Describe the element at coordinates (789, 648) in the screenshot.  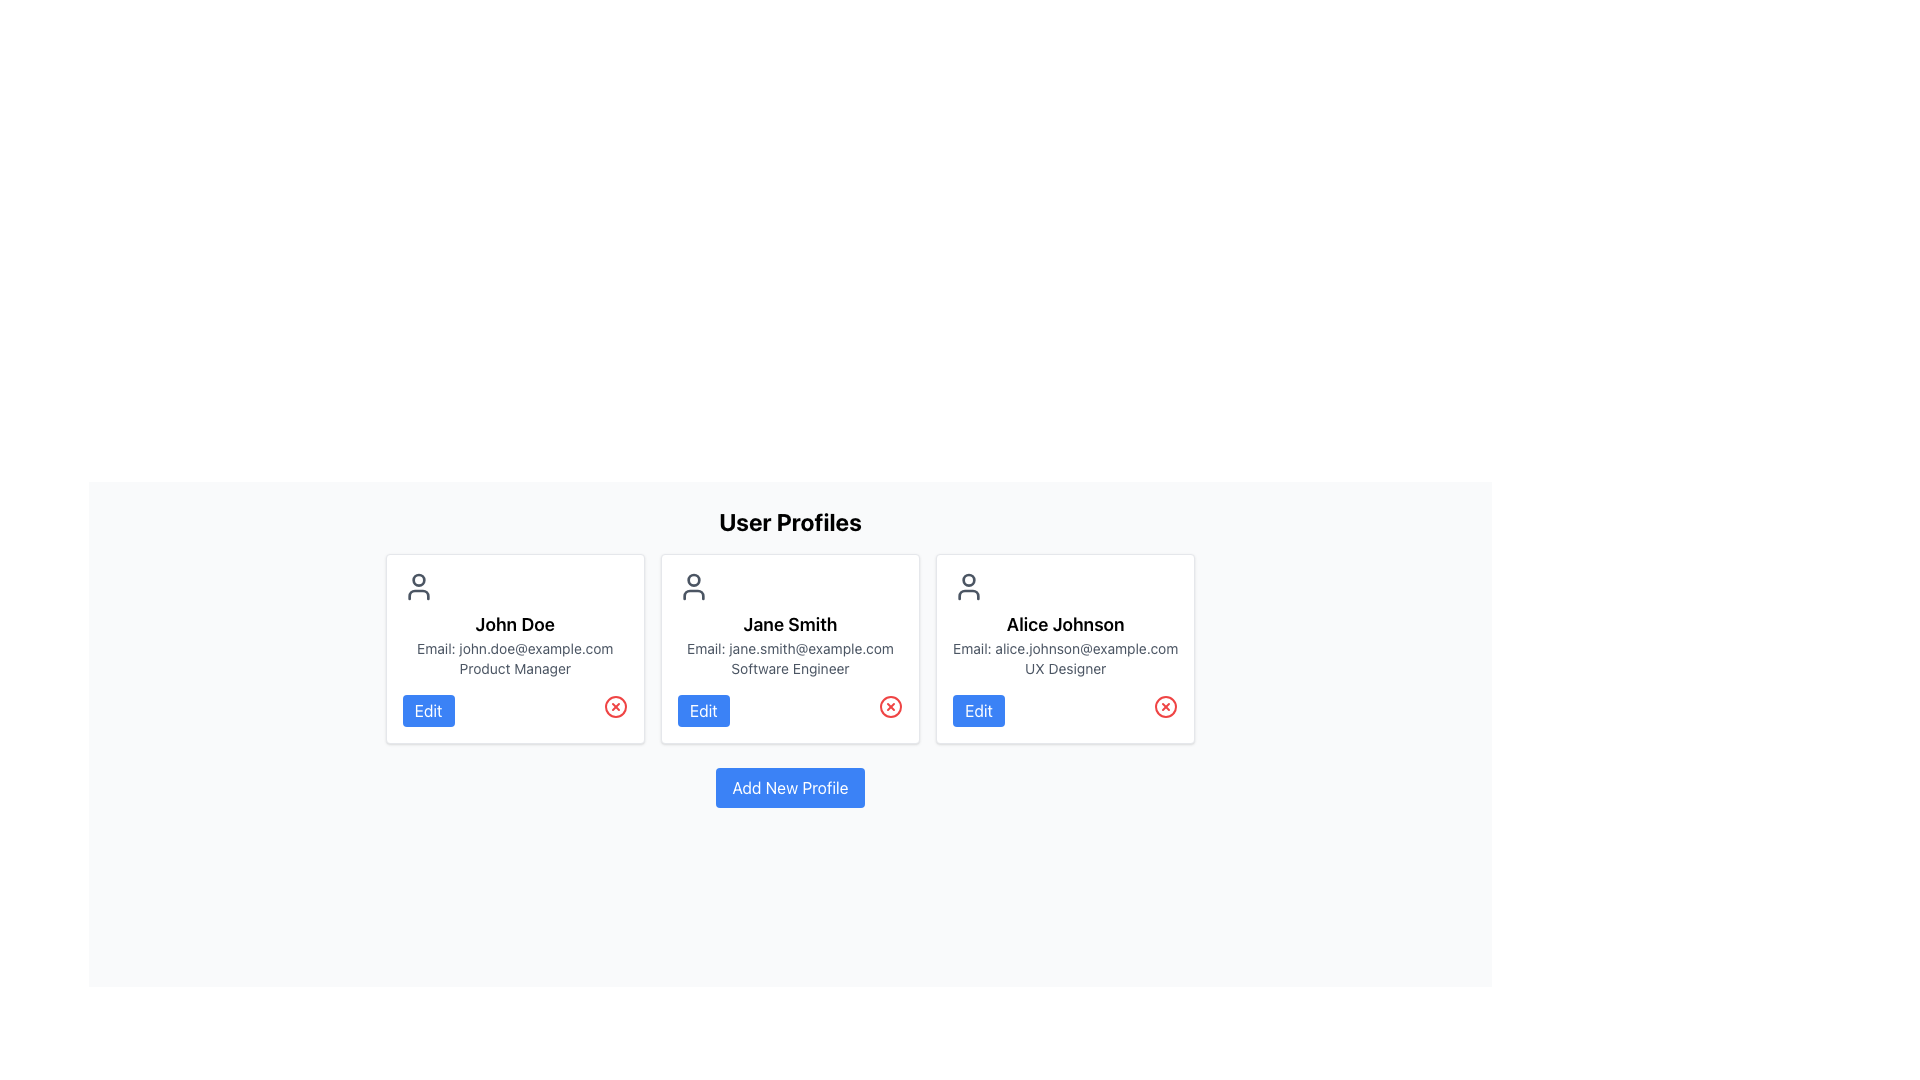
I see `the Profile Card for 'Jane Smith', which contains her name, email, job title, and interactive buttons for editing and deleting, located in the middle of the User Profiles section` at that location.